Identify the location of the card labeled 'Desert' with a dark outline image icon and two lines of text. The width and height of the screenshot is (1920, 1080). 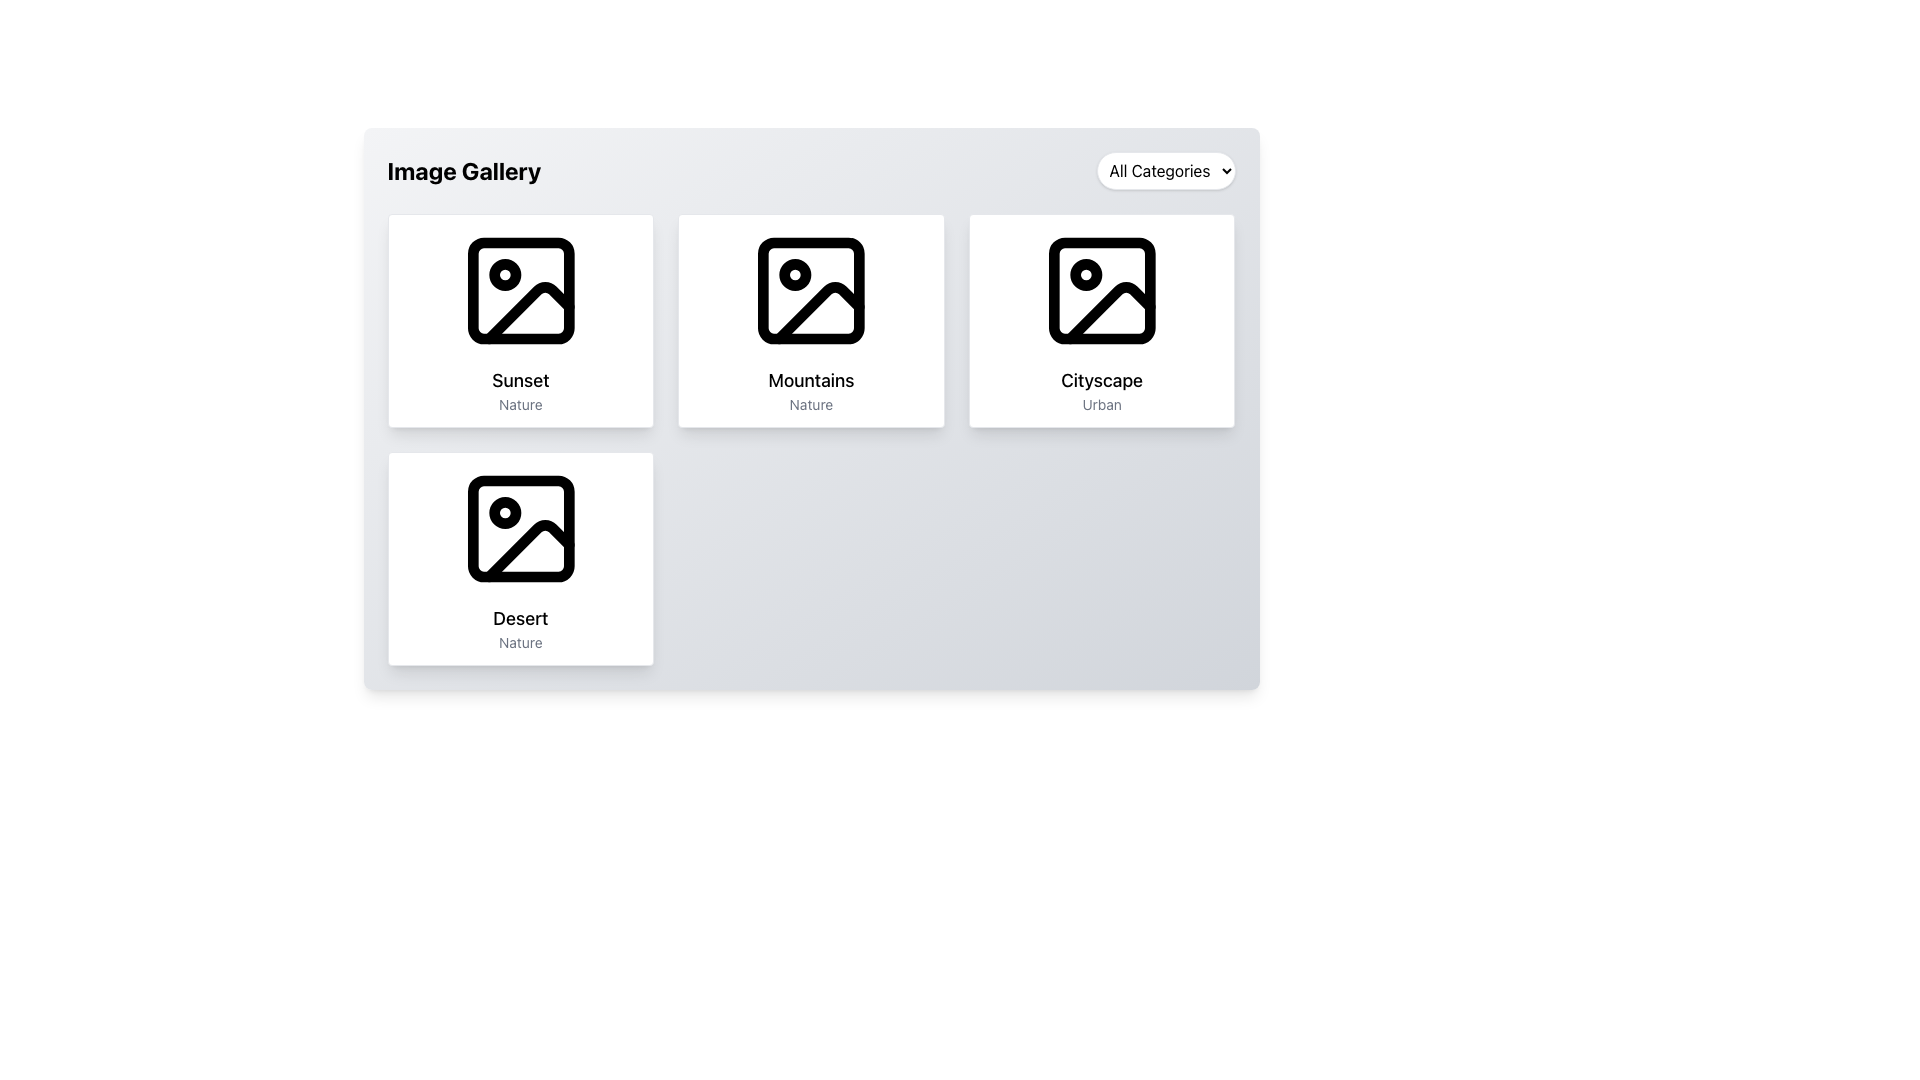
(520, 559).